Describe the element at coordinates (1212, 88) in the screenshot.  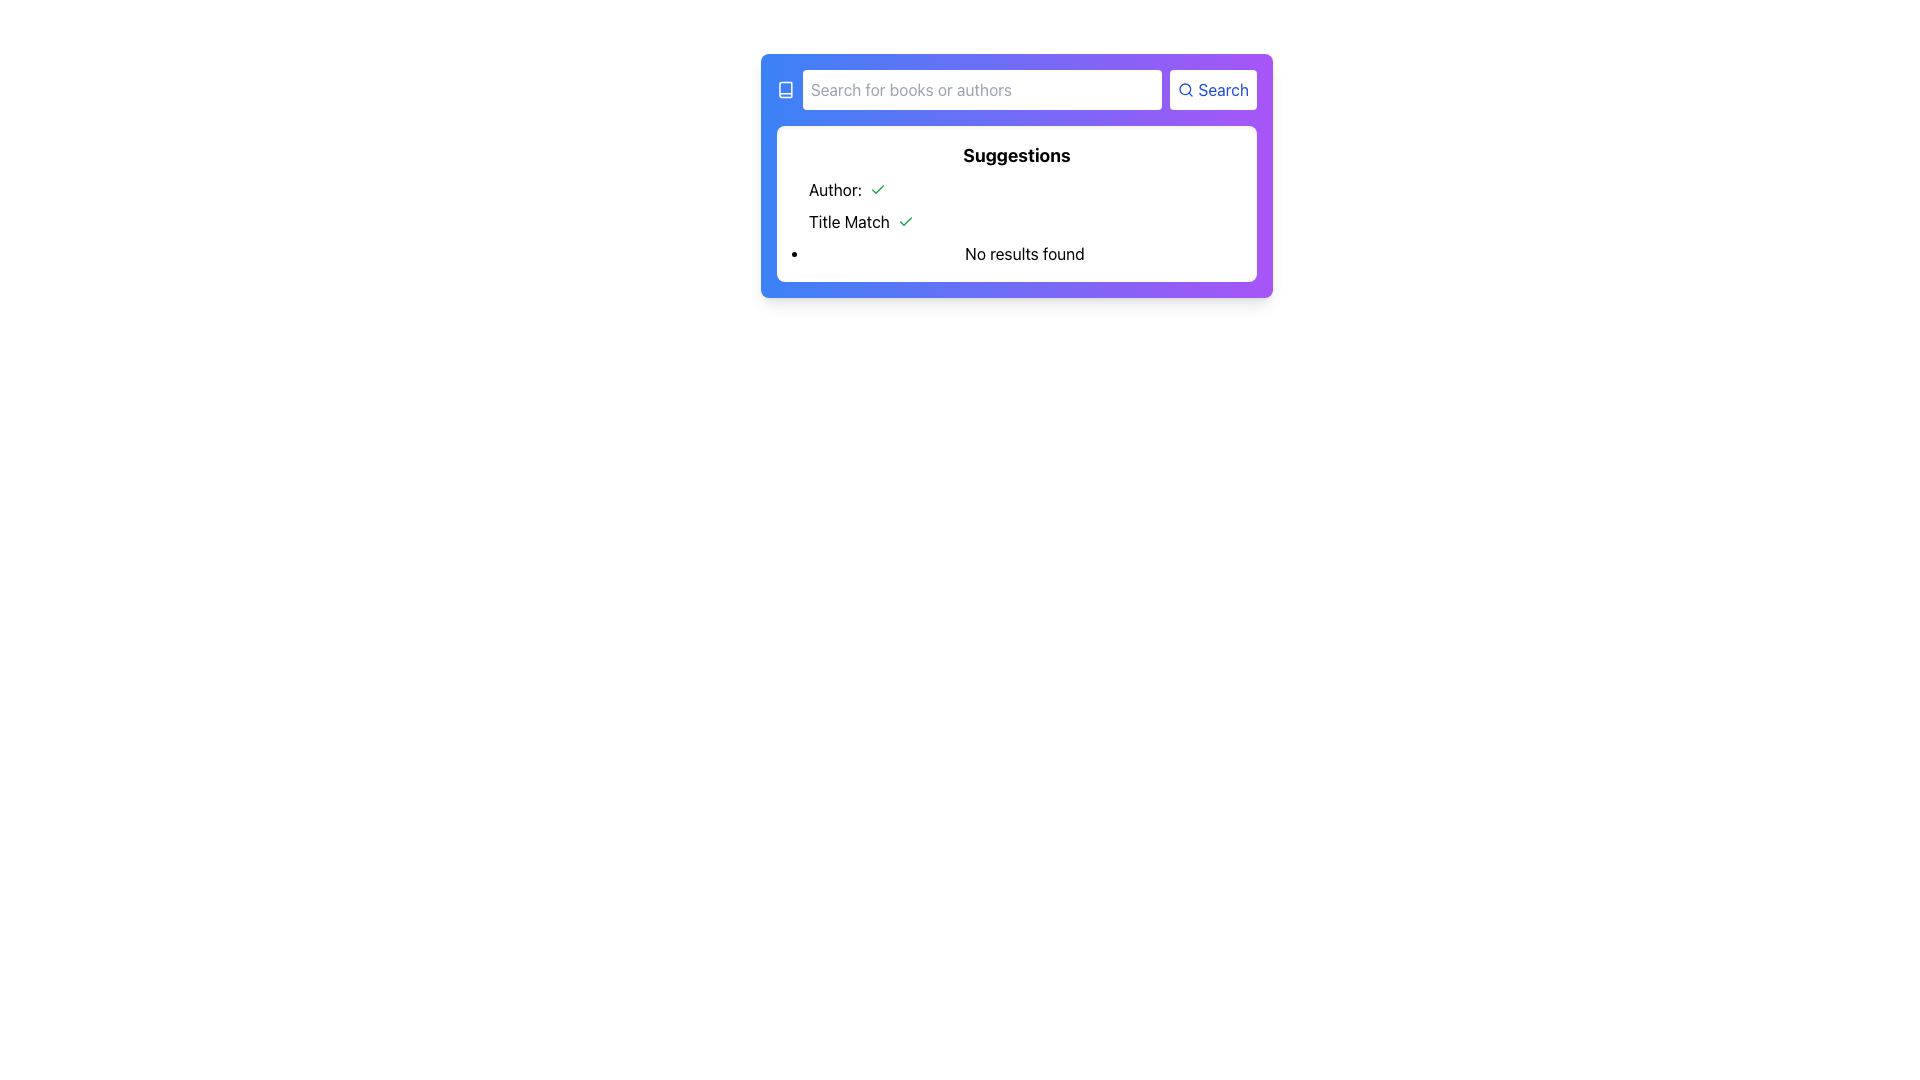
I see `the search button located immediately to the right of the text input field to receive visual feedback` at that location.